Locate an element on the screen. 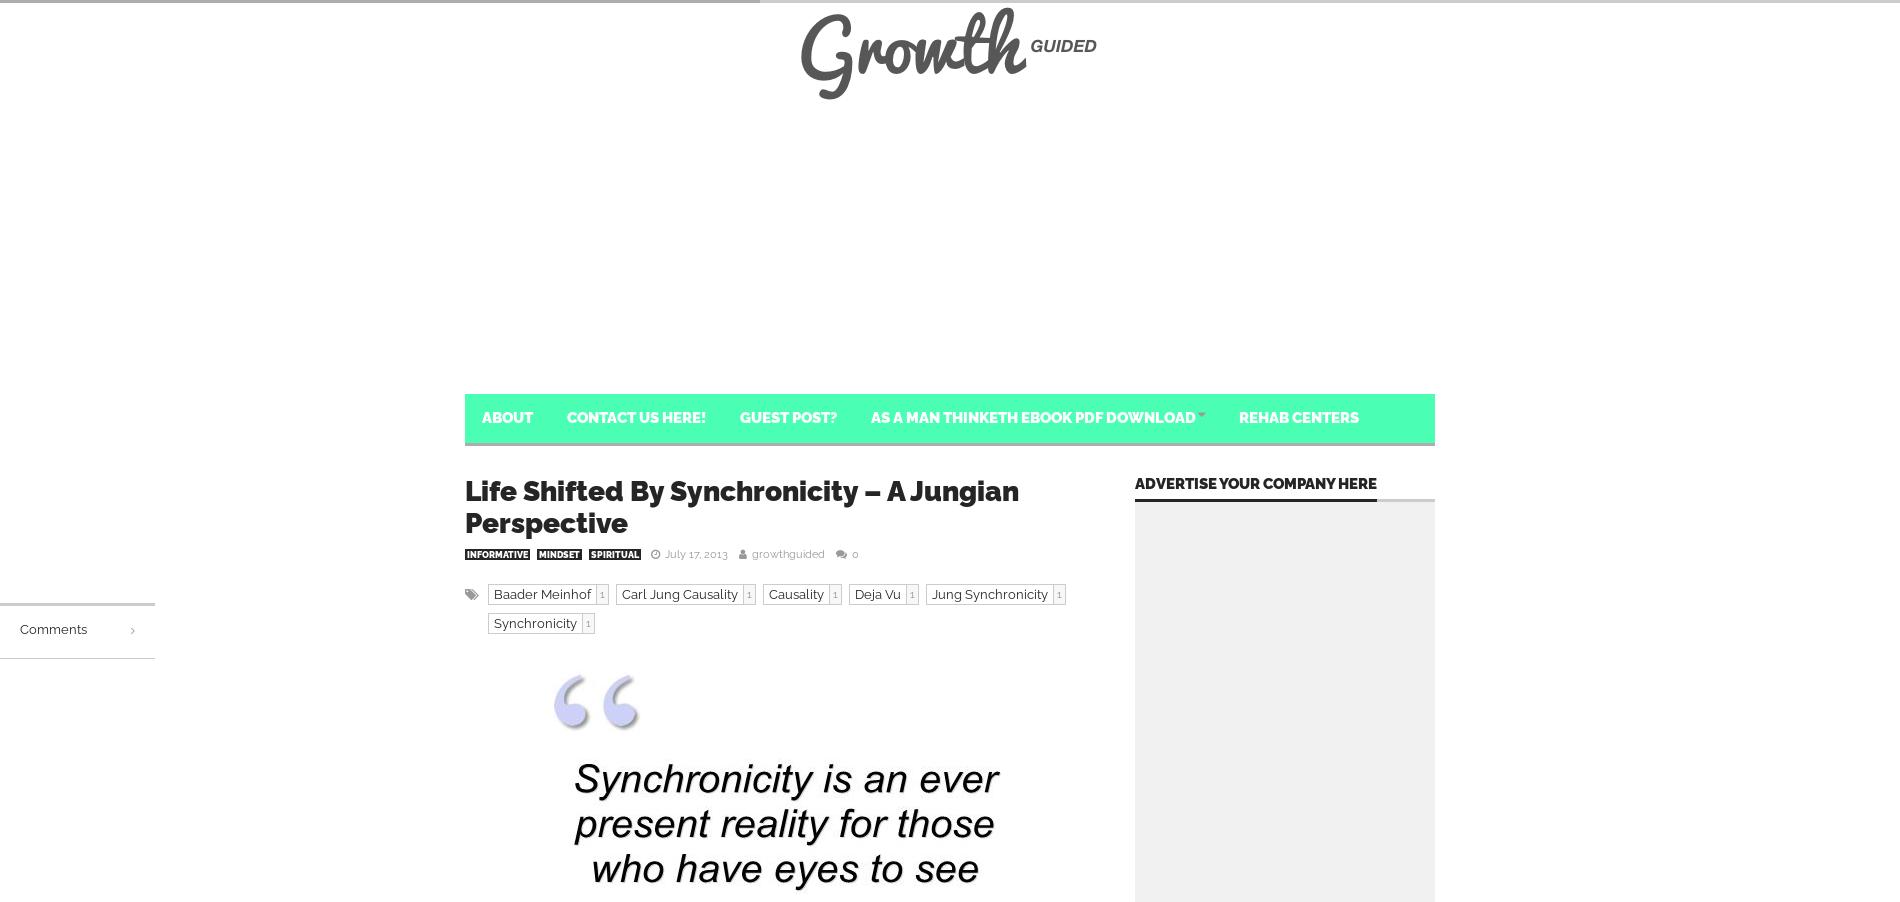  'Contact Us Here!' is located at coordinates (636, 417).